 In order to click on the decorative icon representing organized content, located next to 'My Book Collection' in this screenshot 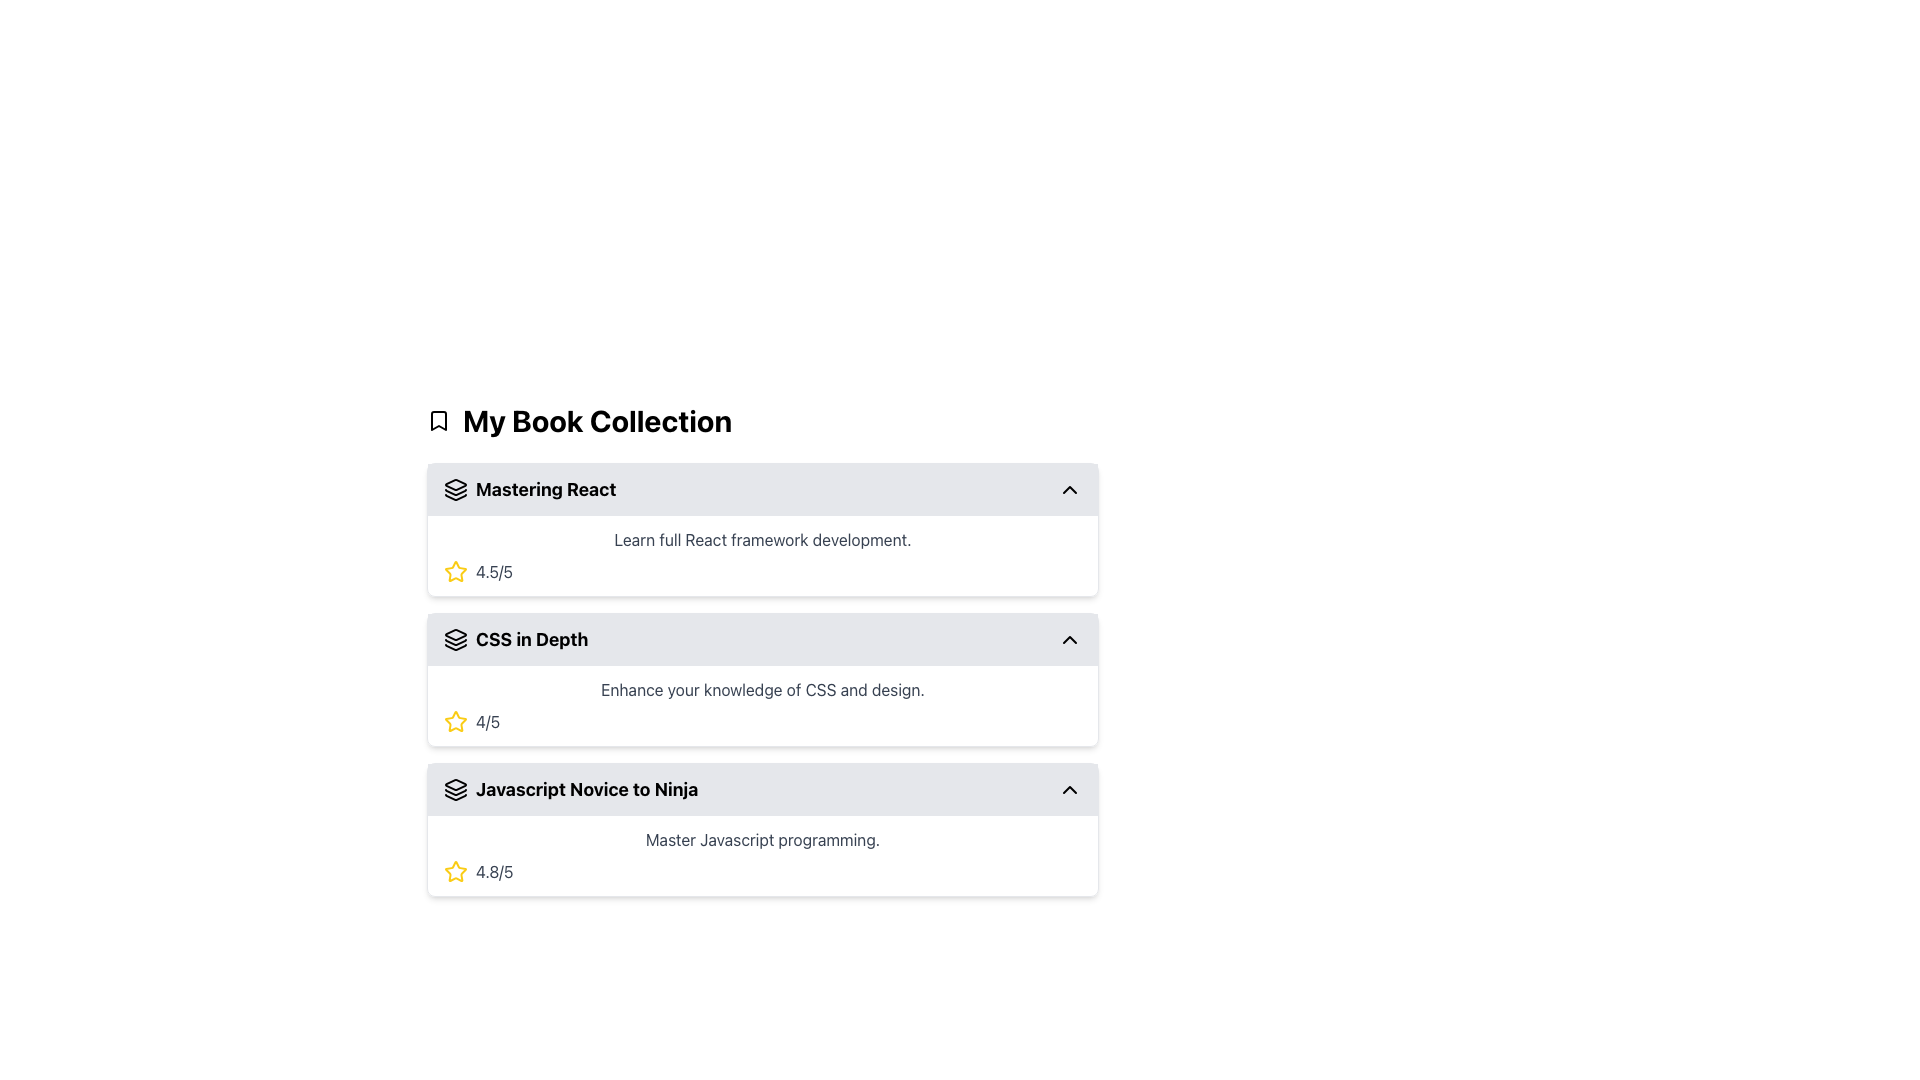, I will do `click(455, 642)`.